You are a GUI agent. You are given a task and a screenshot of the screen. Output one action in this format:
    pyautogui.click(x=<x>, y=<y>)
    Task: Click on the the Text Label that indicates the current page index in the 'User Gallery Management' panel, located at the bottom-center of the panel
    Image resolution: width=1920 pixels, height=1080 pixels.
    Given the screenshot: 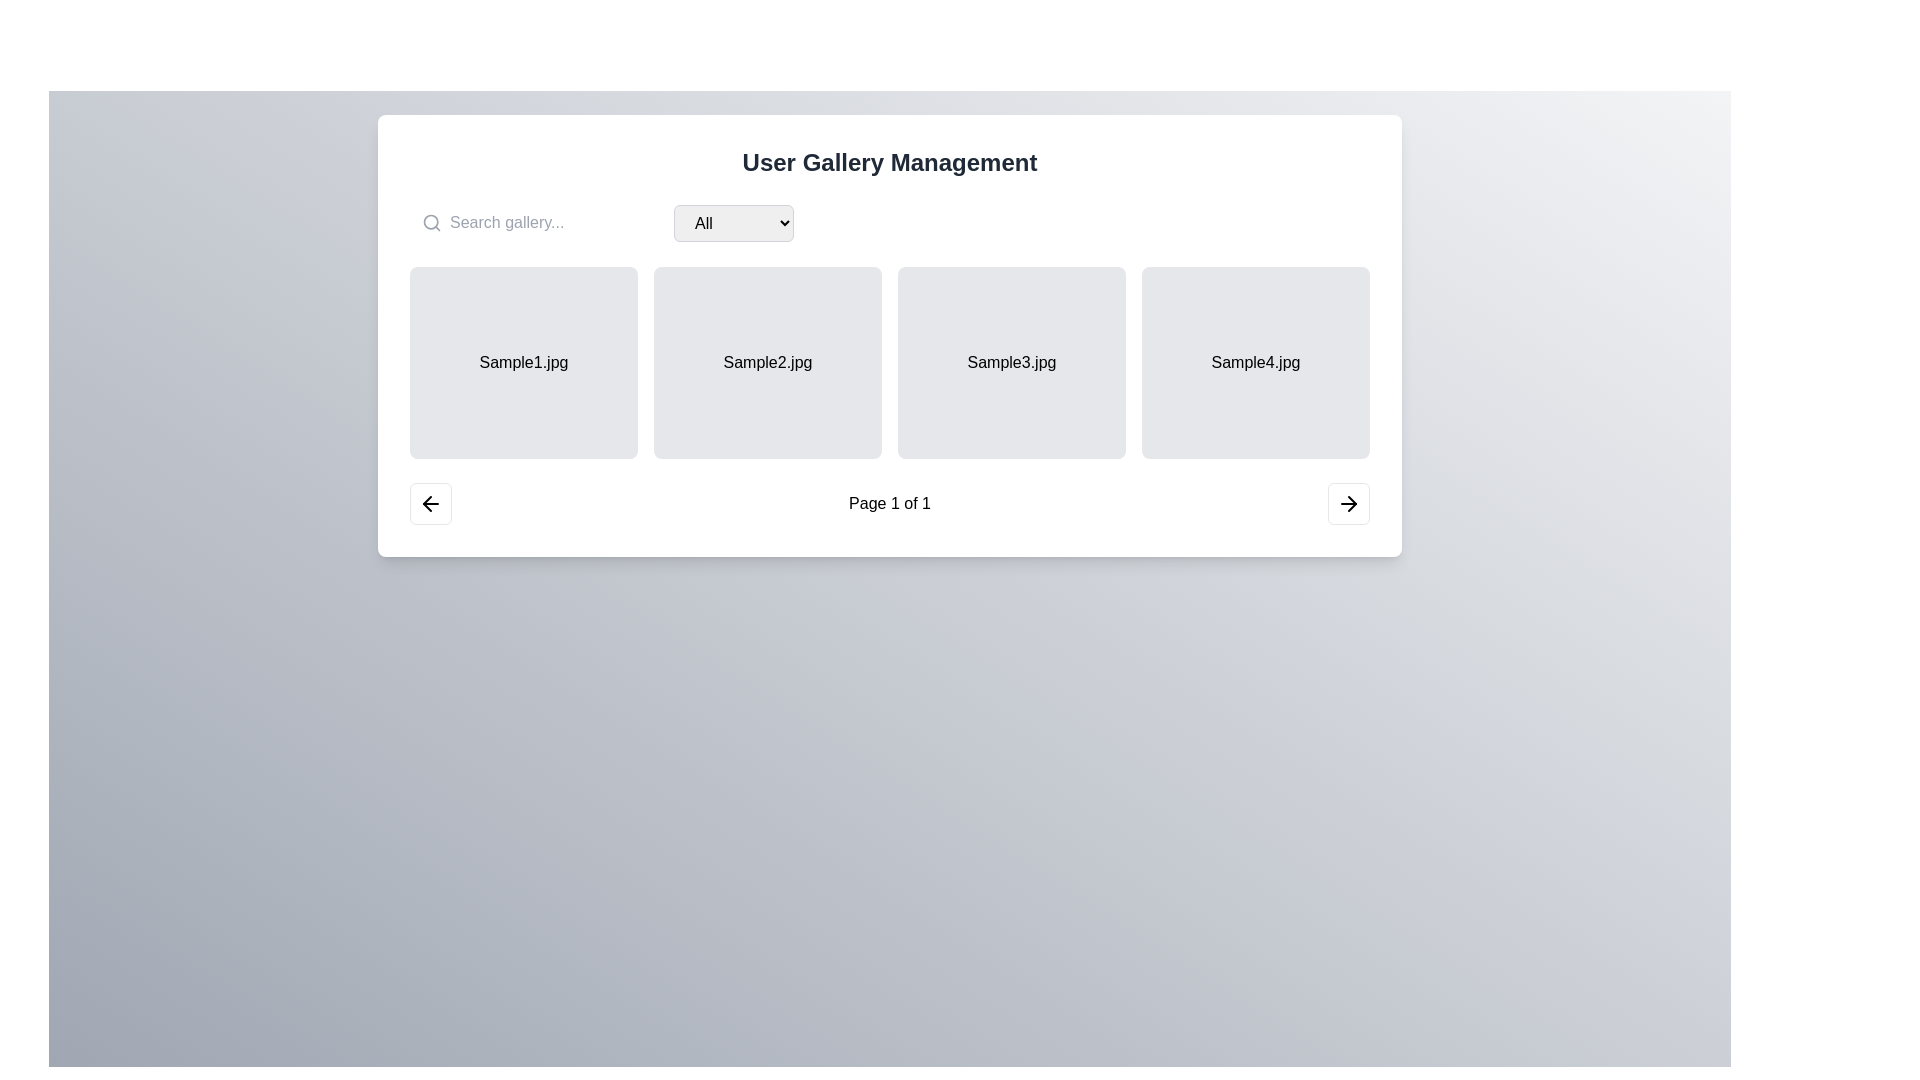 What is the action you would take?
    pyautogui.click(x=888, y=503)
    